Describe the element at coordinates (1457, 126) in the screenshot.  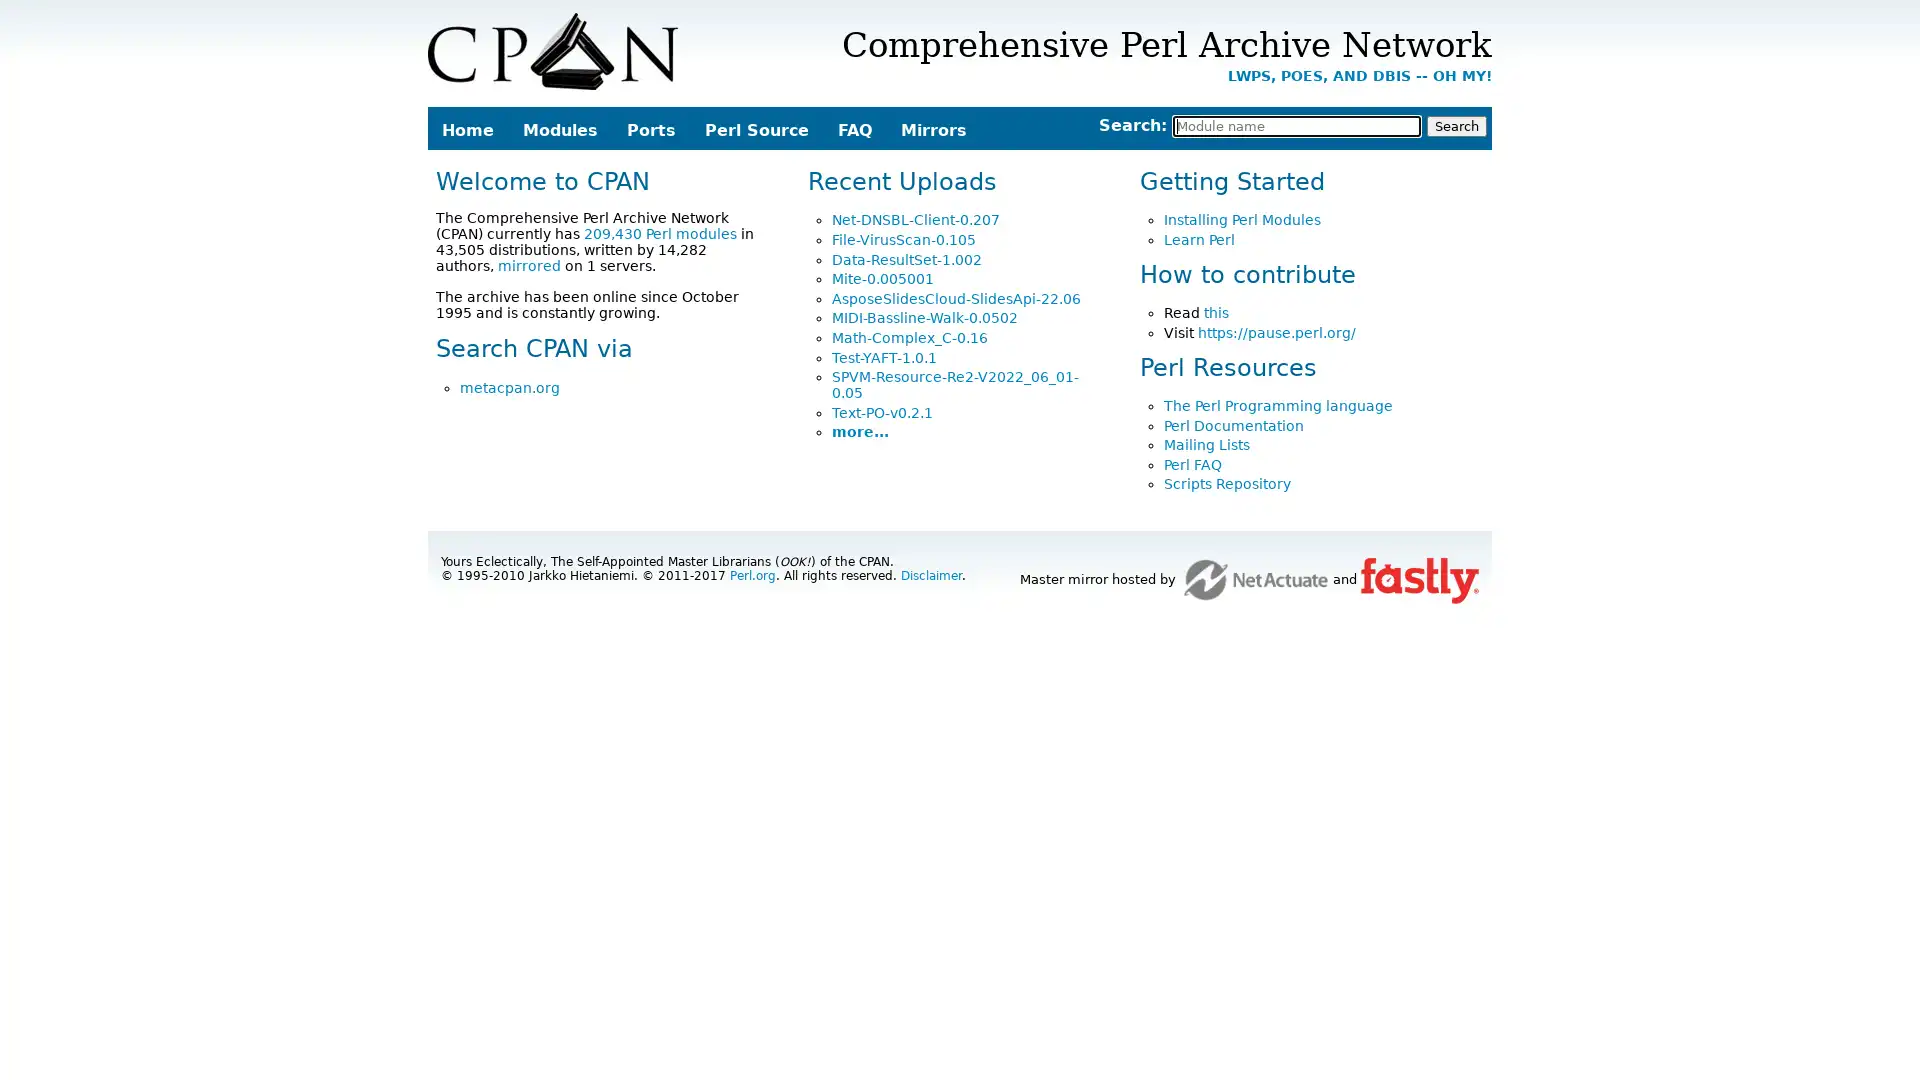
I see `Search` at that location.